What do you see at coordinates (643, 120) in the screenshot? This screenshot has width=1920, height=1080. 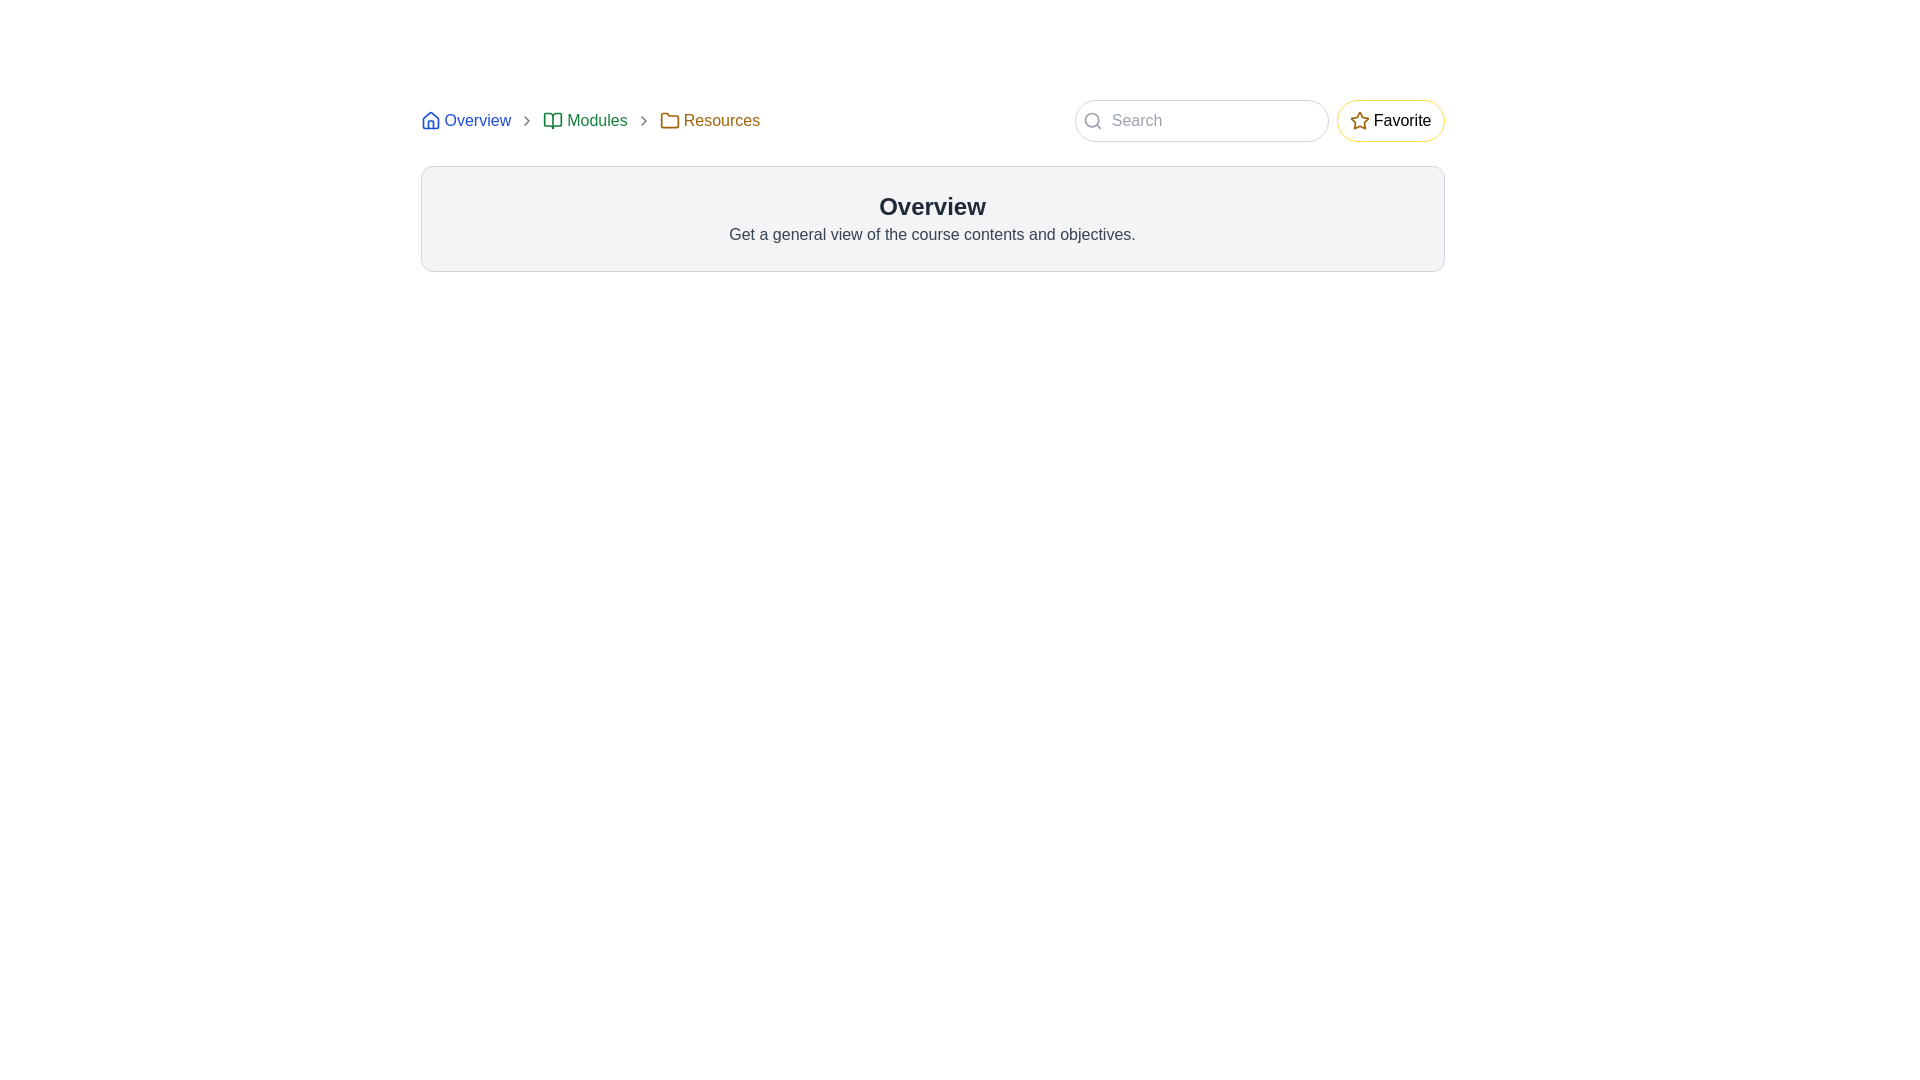 I see `the small gray chevron icon positioned between the 'Modules' and 'Resources' text elements` at bounding box center [643, 120].